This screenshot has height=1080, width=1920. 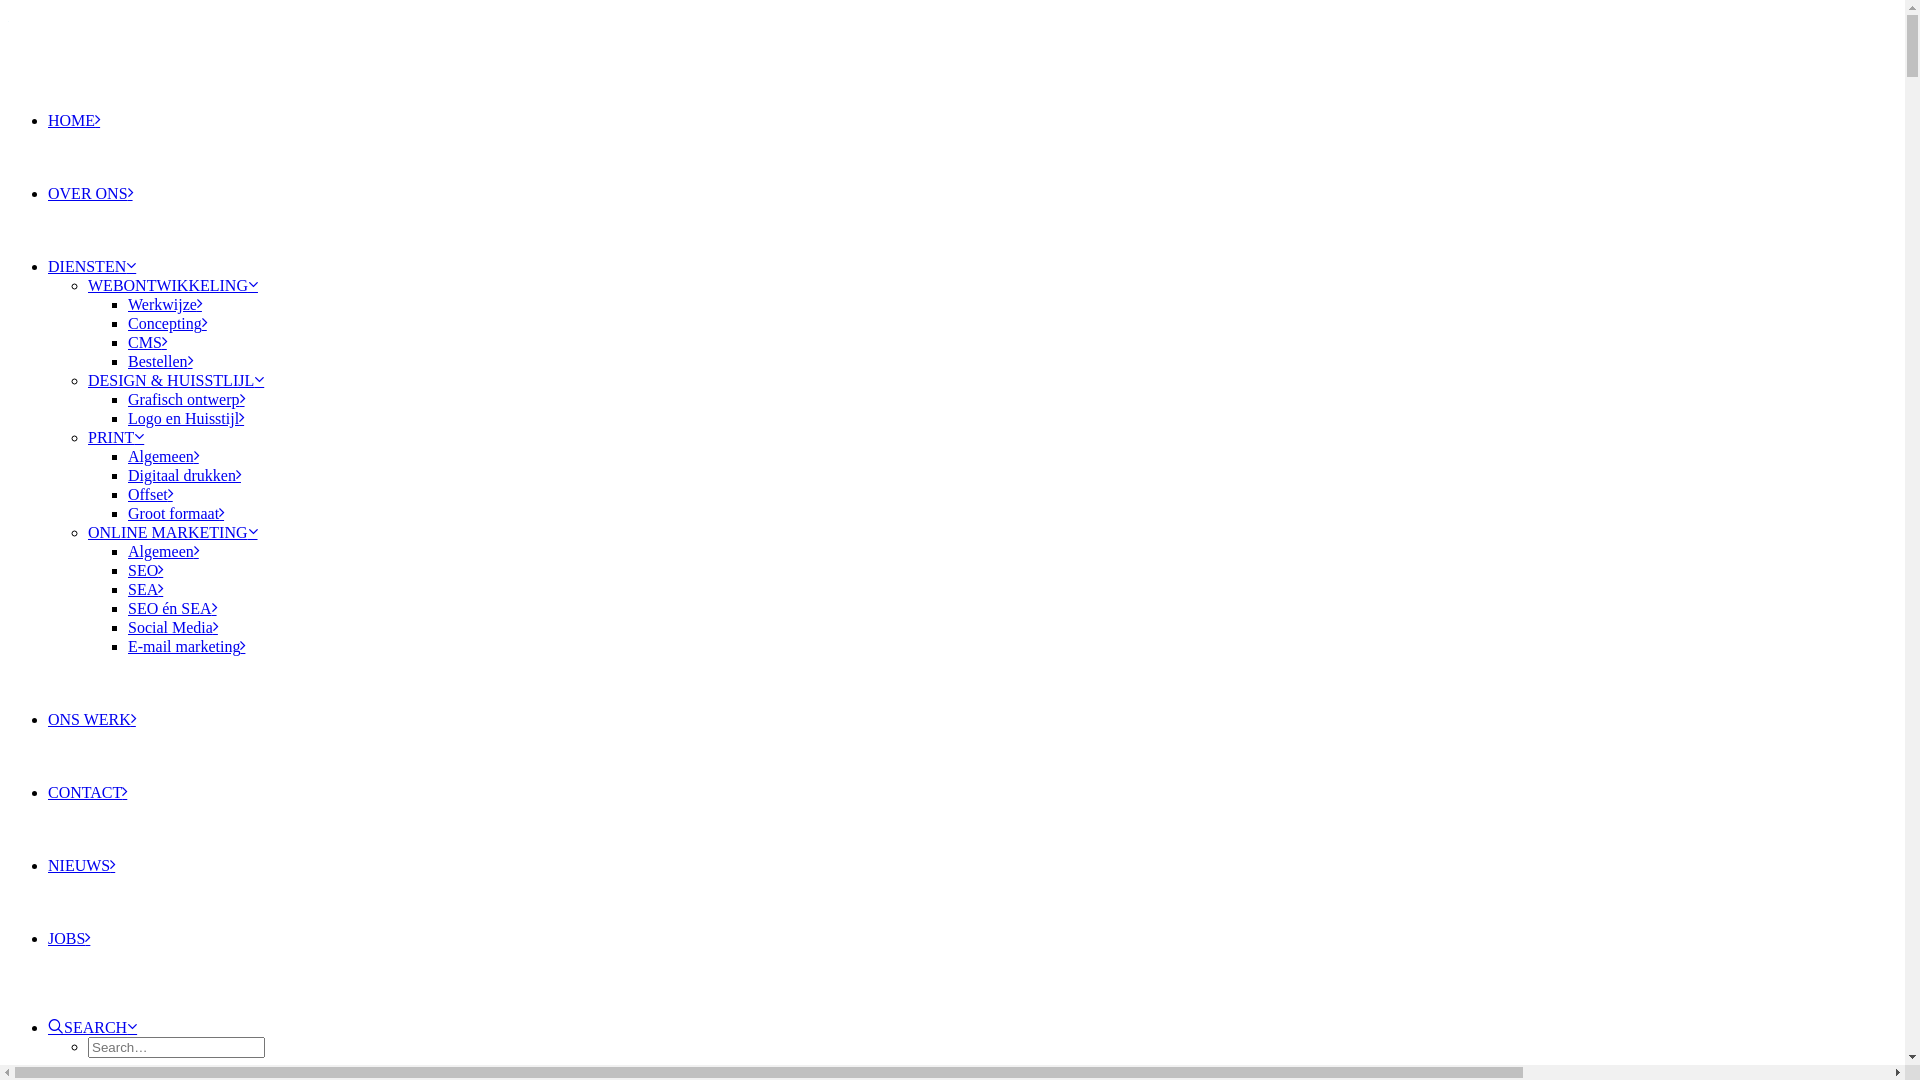 What do you see at coordinates (90, 718) in the screenshot?
I see `'ONS WERK'` at bounding box center [90, 718].